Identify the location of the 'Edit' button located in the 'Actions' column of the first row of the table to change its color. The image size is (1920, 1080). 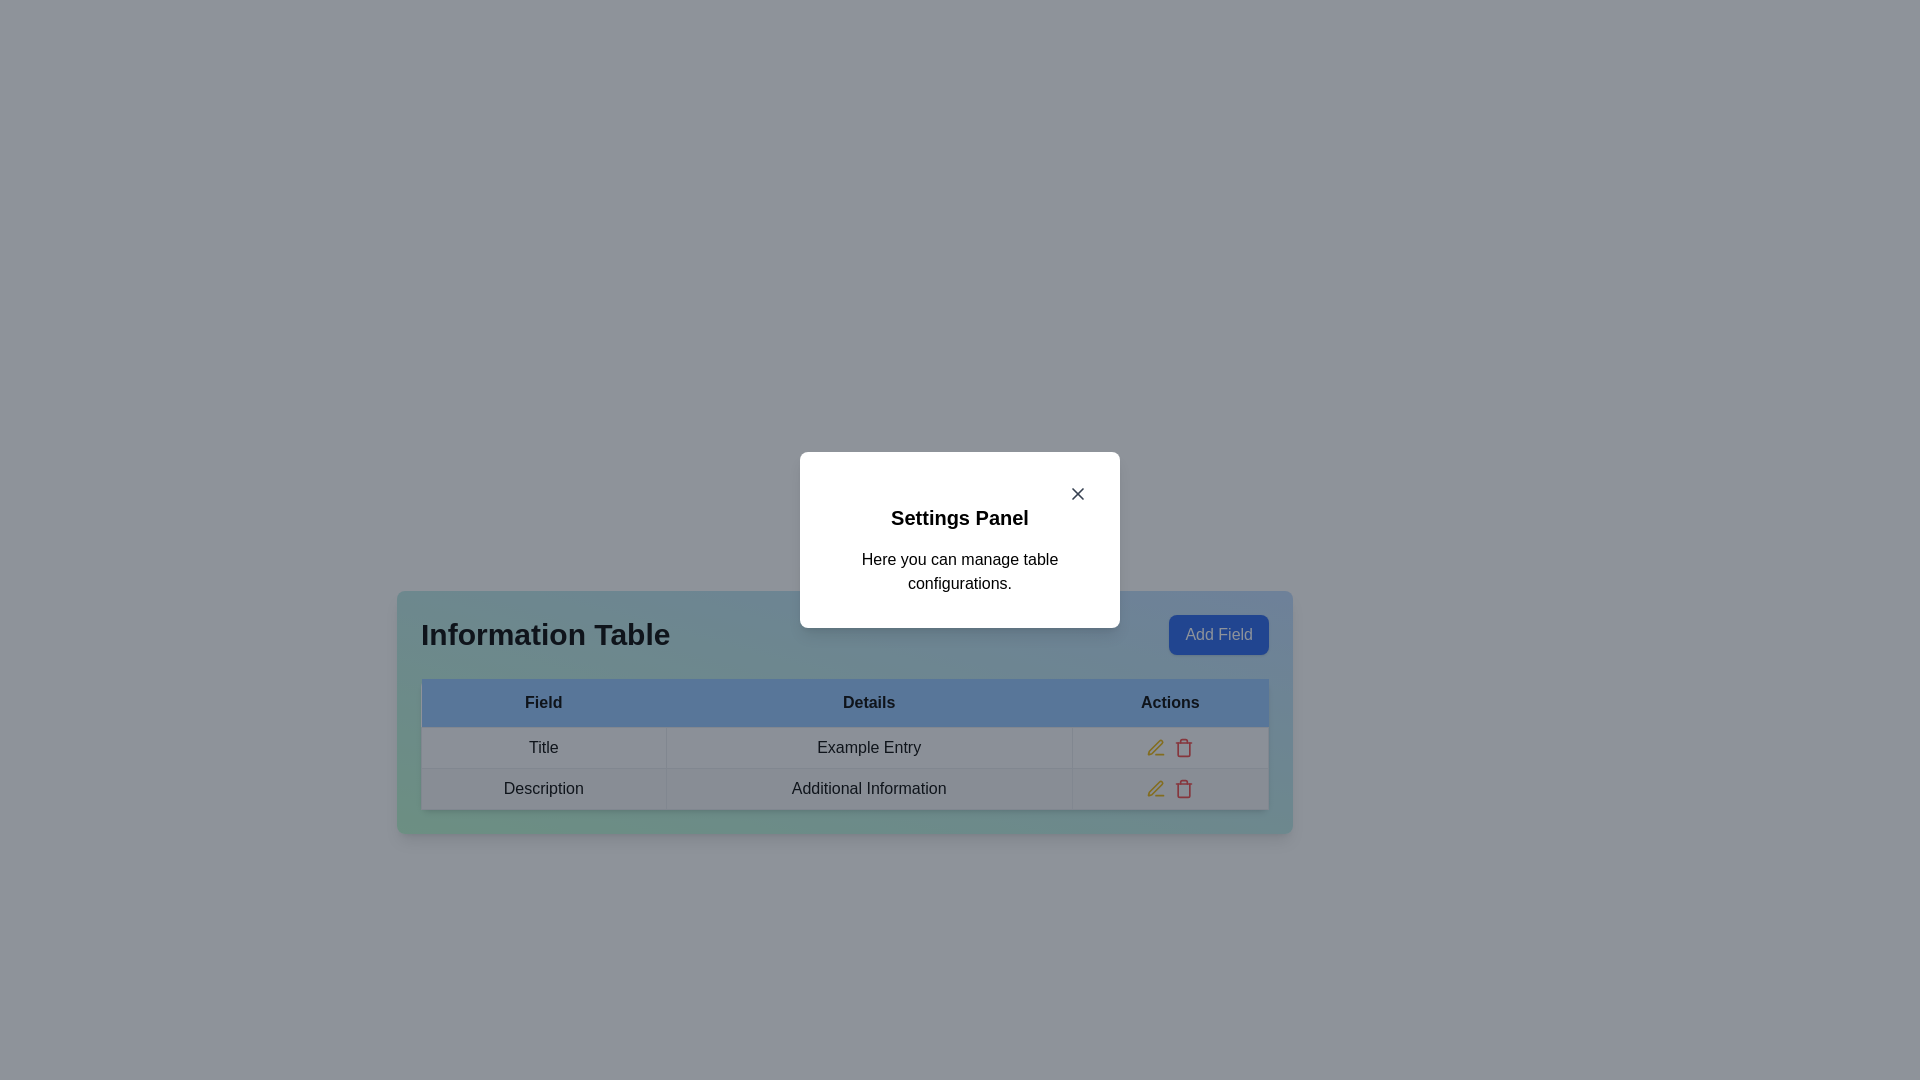
(1156, 748).